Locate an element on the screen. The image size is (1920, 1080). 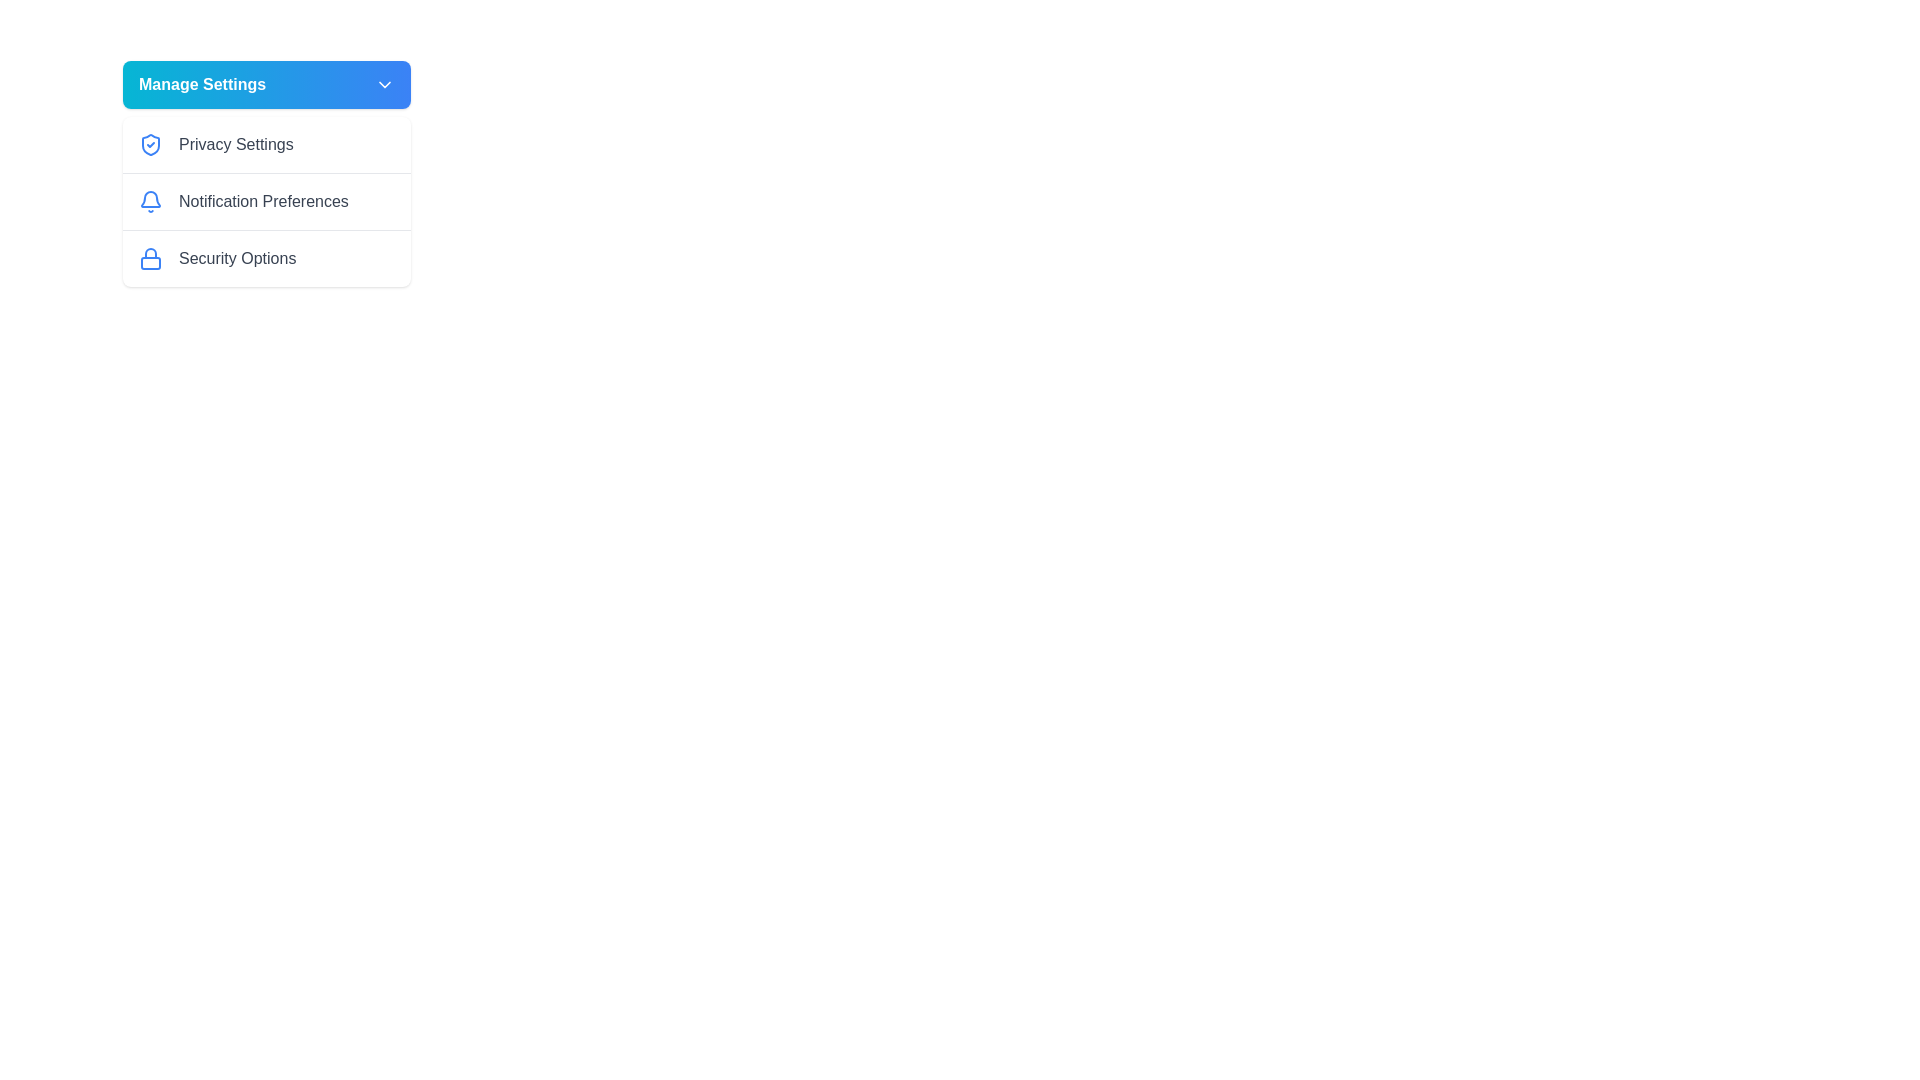
the blue shield icon with a checkmark, located to the left of the text 'Privacy Settings' in the menu under 'Manage Settings' is located at coordinates (149, 144).